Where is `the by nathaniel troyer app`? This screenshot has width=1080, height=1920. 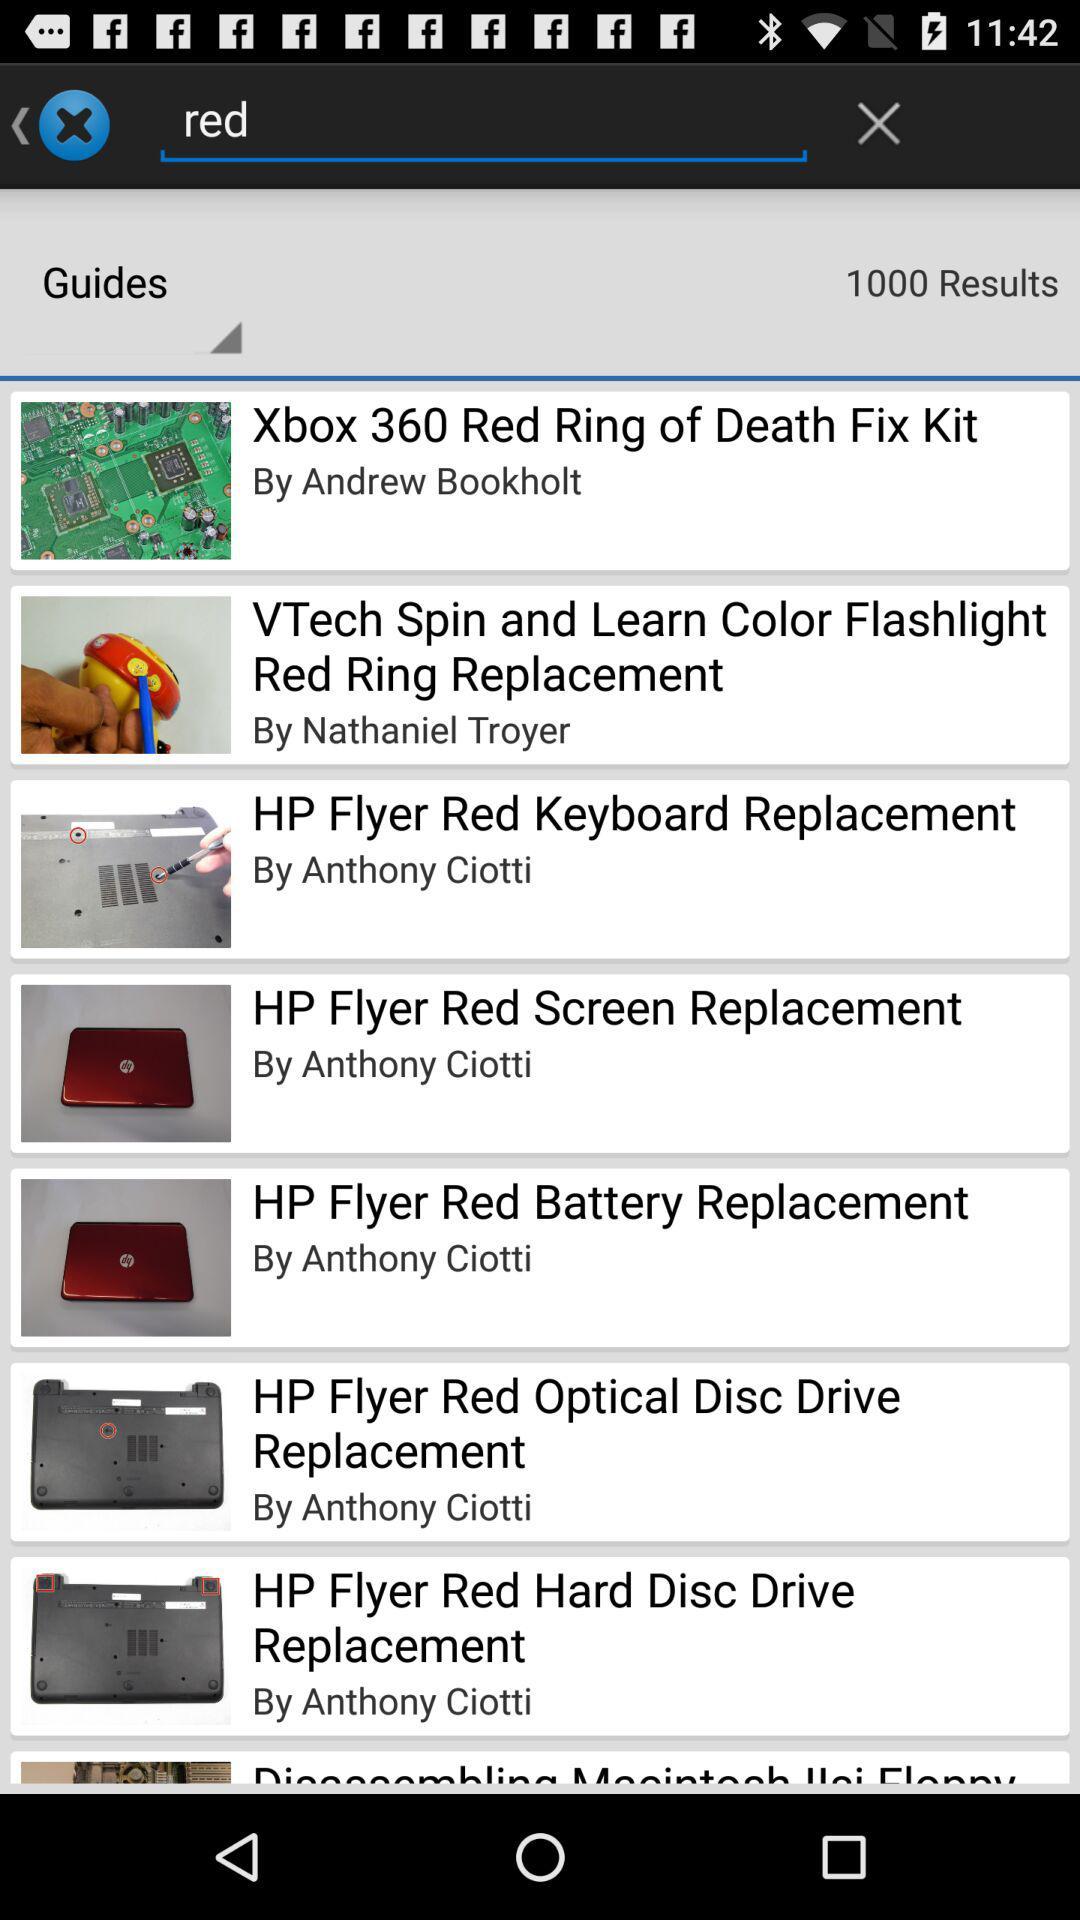 the by nathaniel troyer app is located at coordinates (410, 728).